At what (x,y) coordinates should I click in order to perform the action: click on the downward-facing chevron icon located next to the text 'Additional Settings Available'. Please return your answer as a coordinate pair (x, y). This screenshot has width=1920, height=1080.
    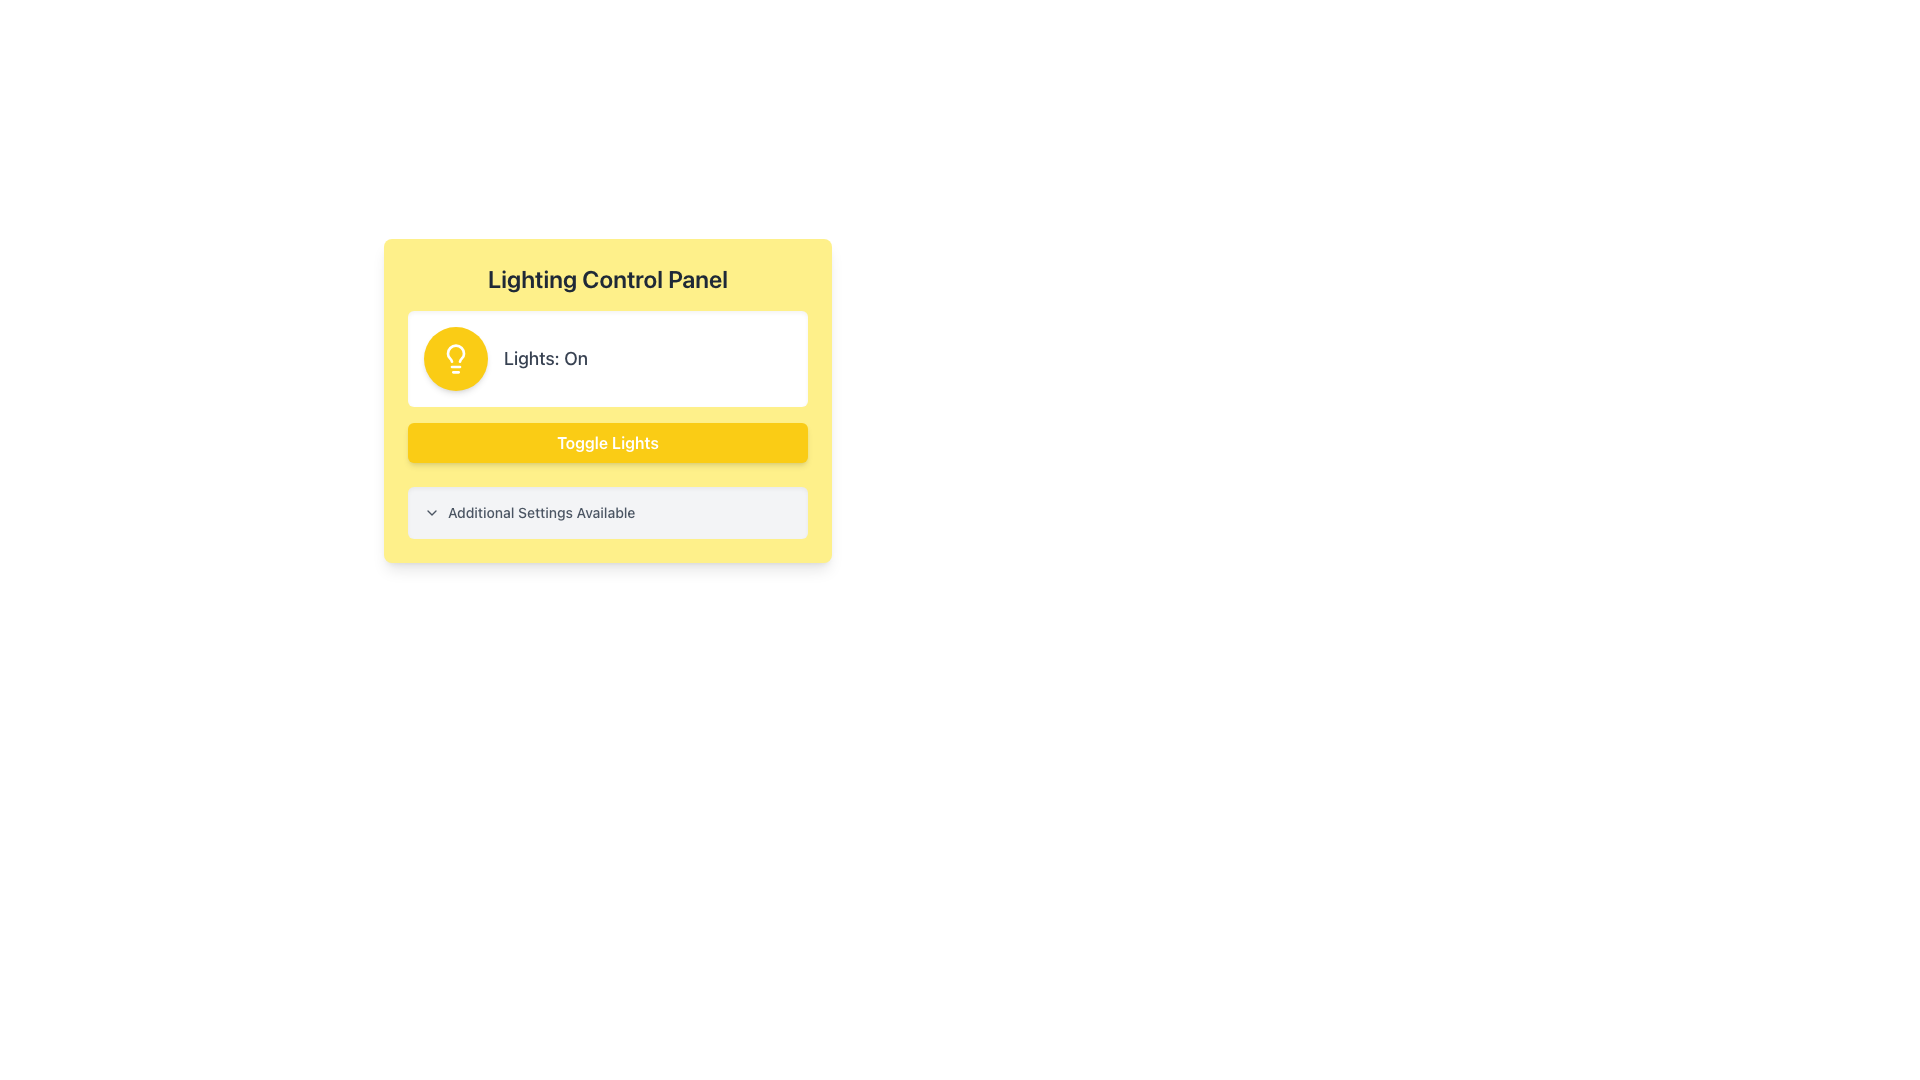
    Looking at the image, I should click on (431, 512).